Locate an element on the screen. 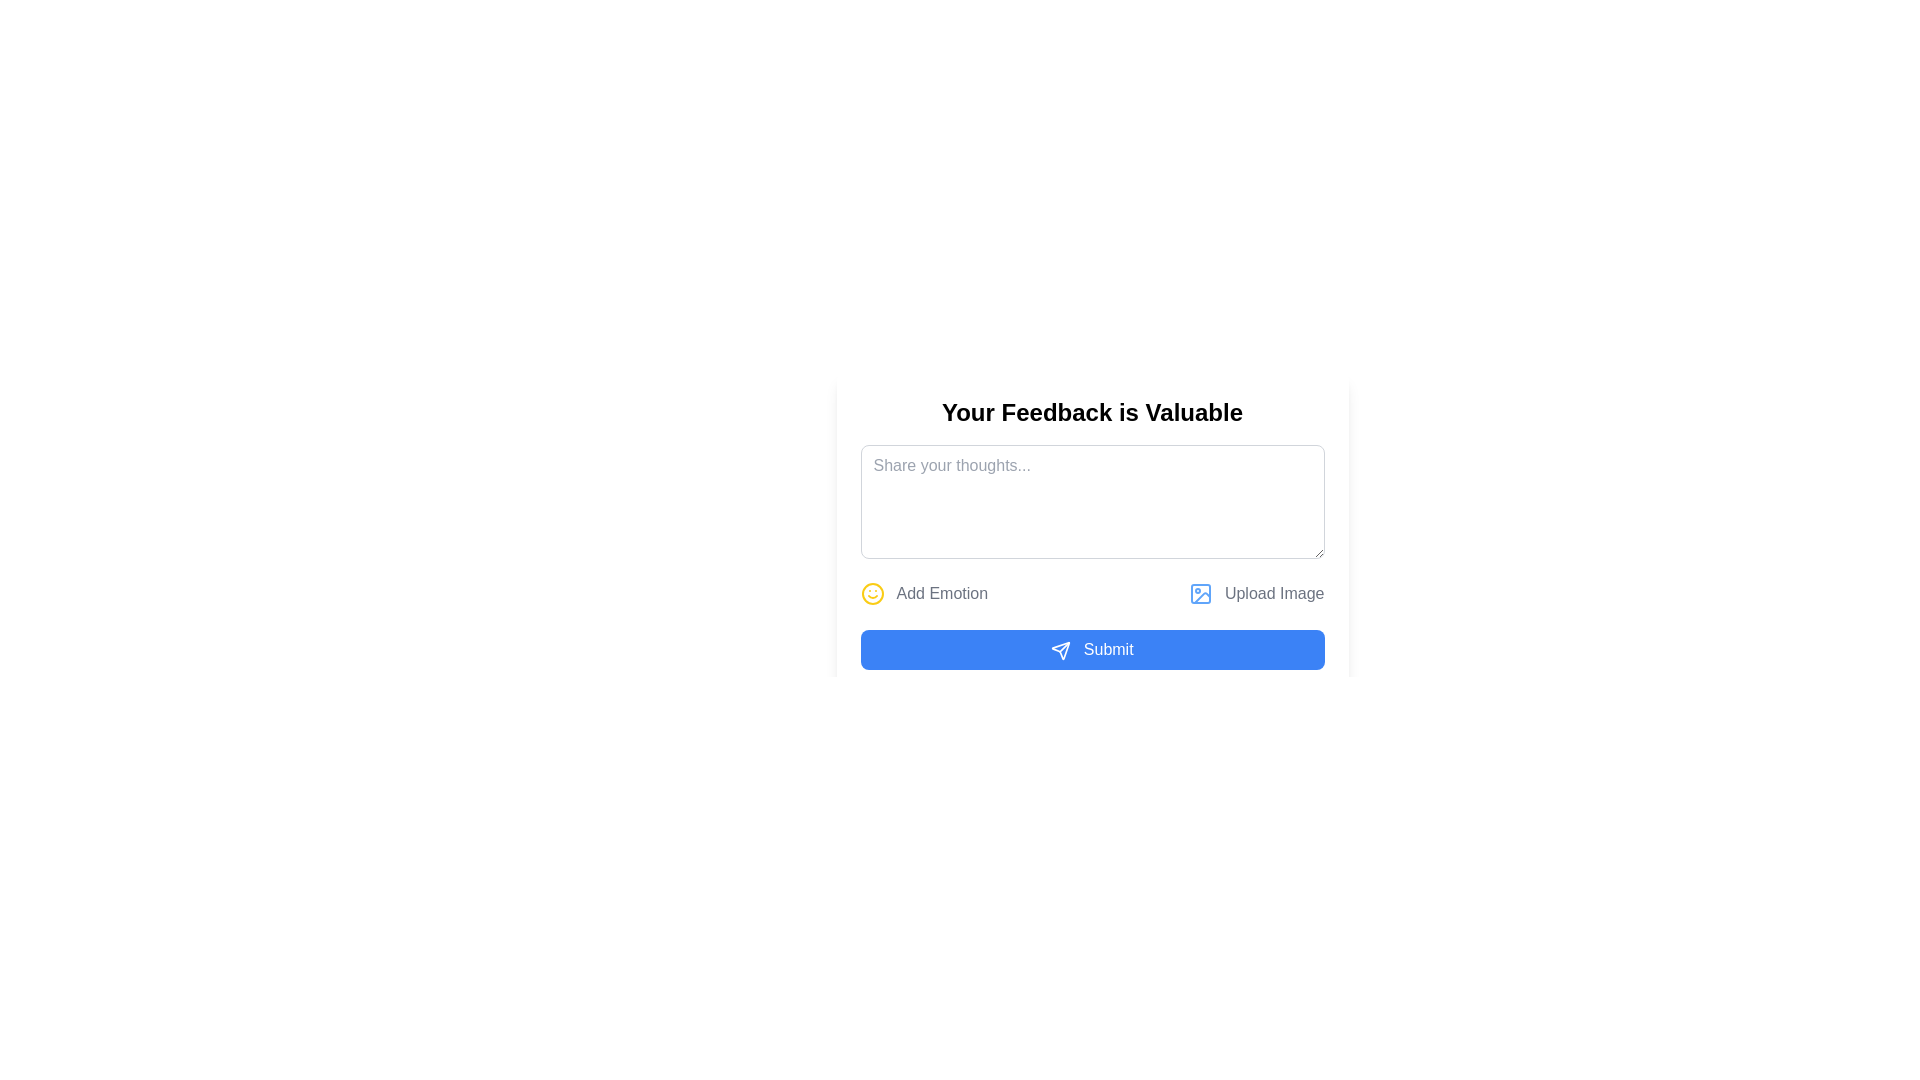 The height and width of the screenshot is (1080, 1920). the smiling face icon in the feedback form, which is the largest circle in the graphic and located near the Add Emotion button is located at coordinates (872, 593).